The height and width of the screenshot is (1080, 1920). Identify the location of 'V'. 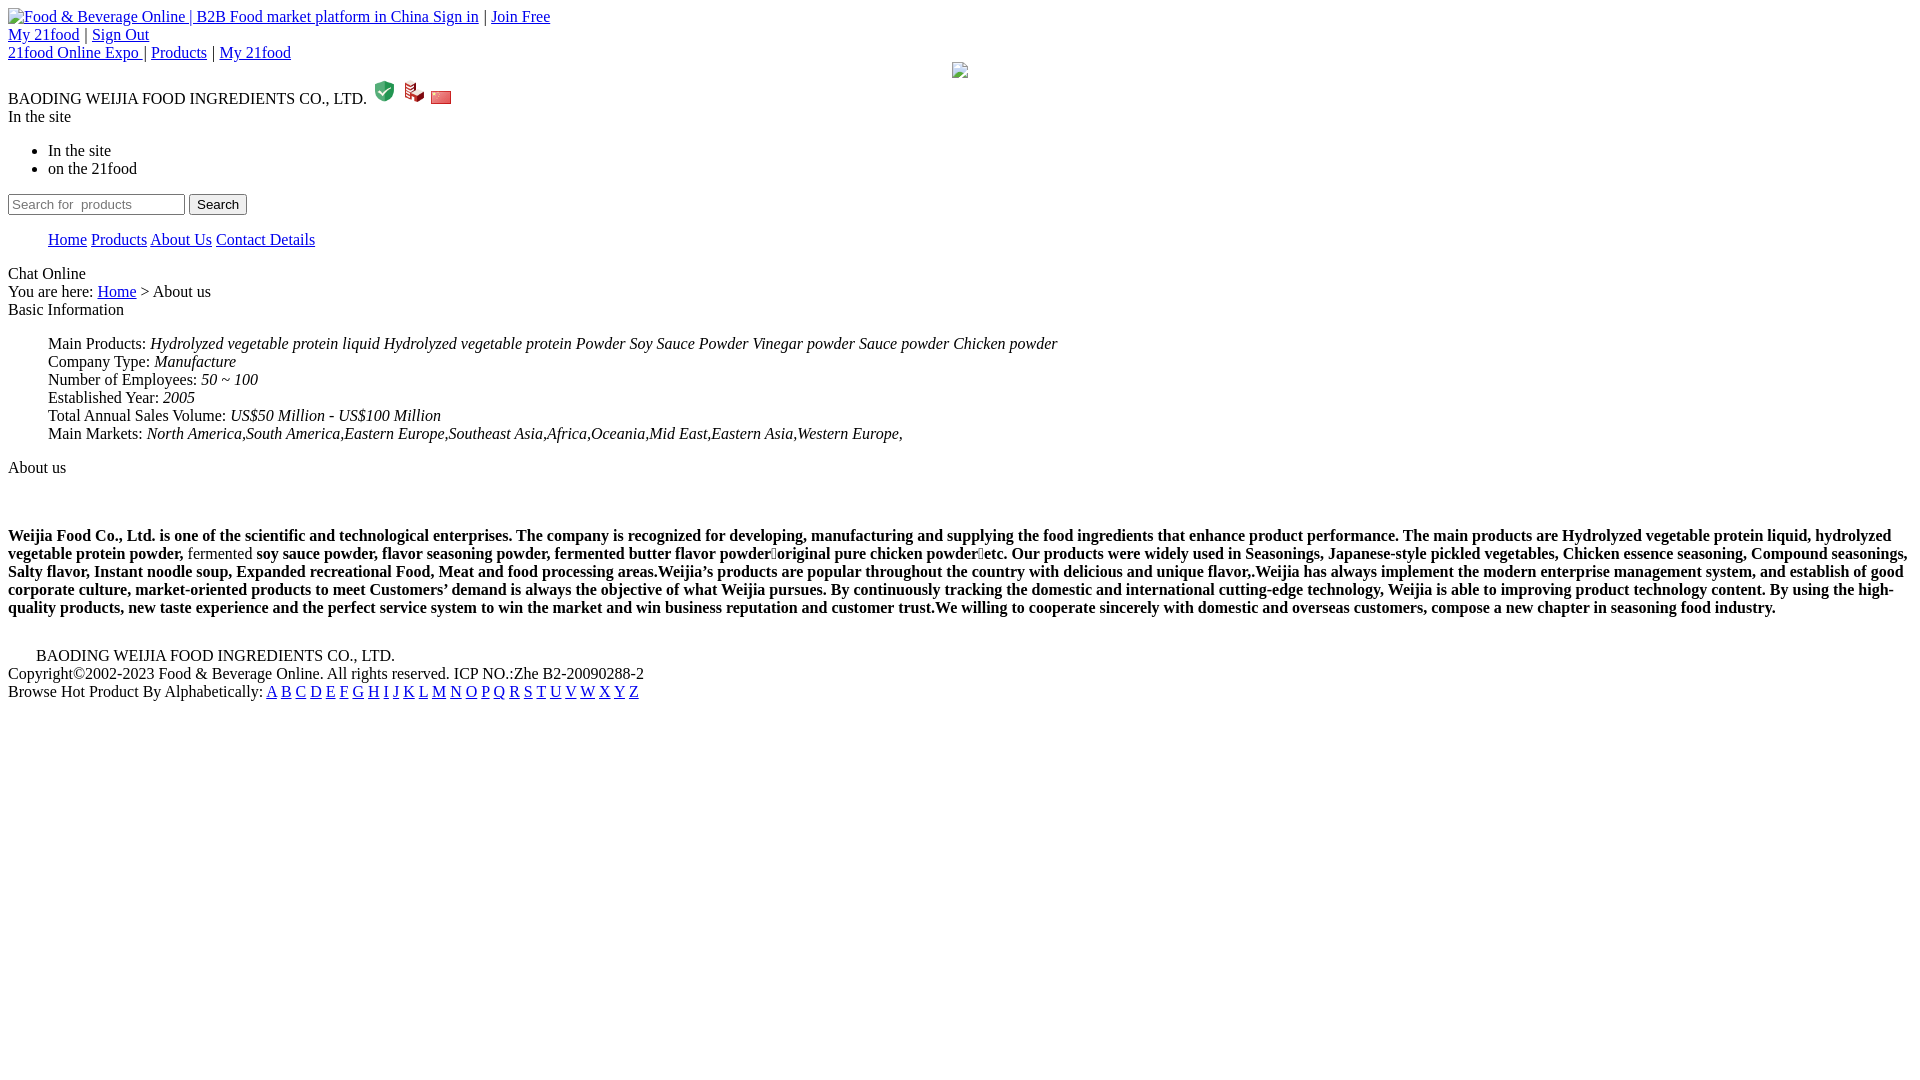
(569, 690).